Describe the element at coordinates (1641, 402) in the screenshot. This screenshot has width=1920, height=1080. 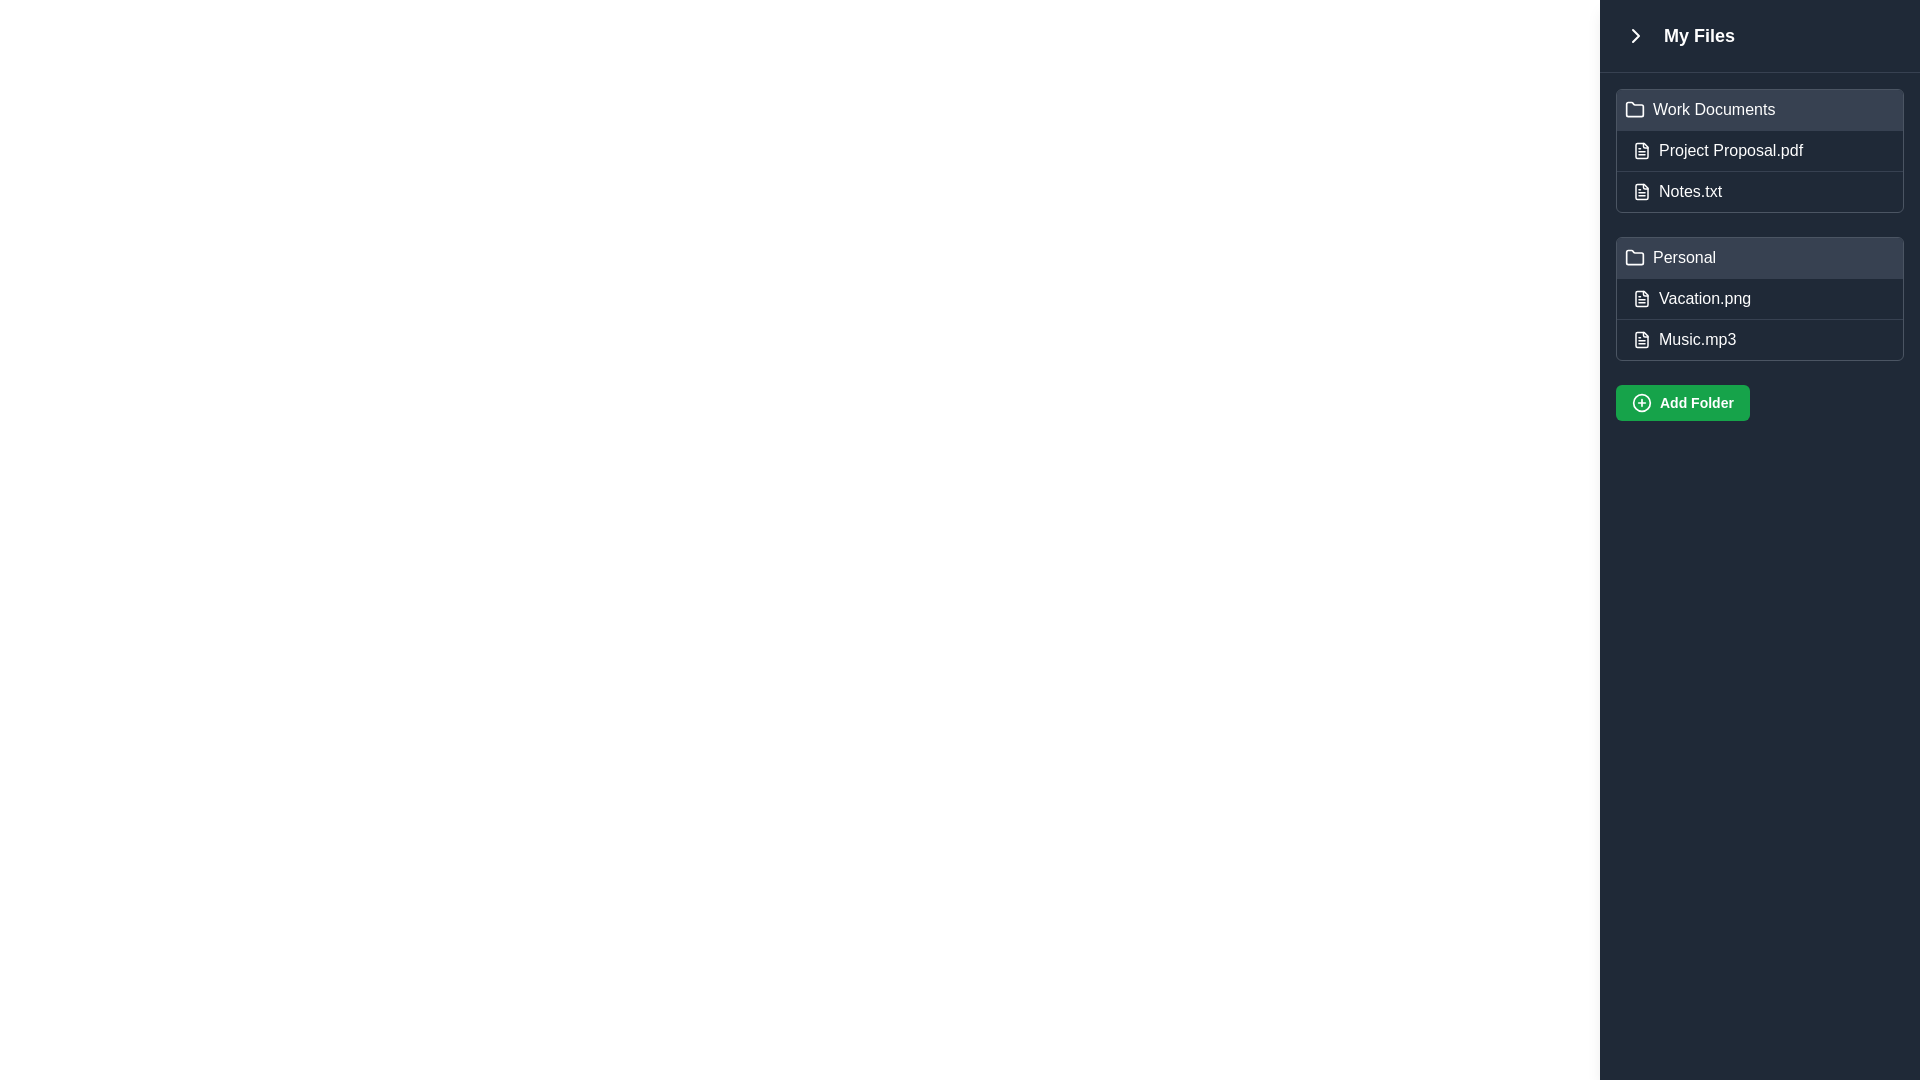
I see `the 'Add Folder' button which contains the circular SVG graphic with a 20-pixel diameter, located at the bottom of the file panel on the right side of the application interface` at that location.